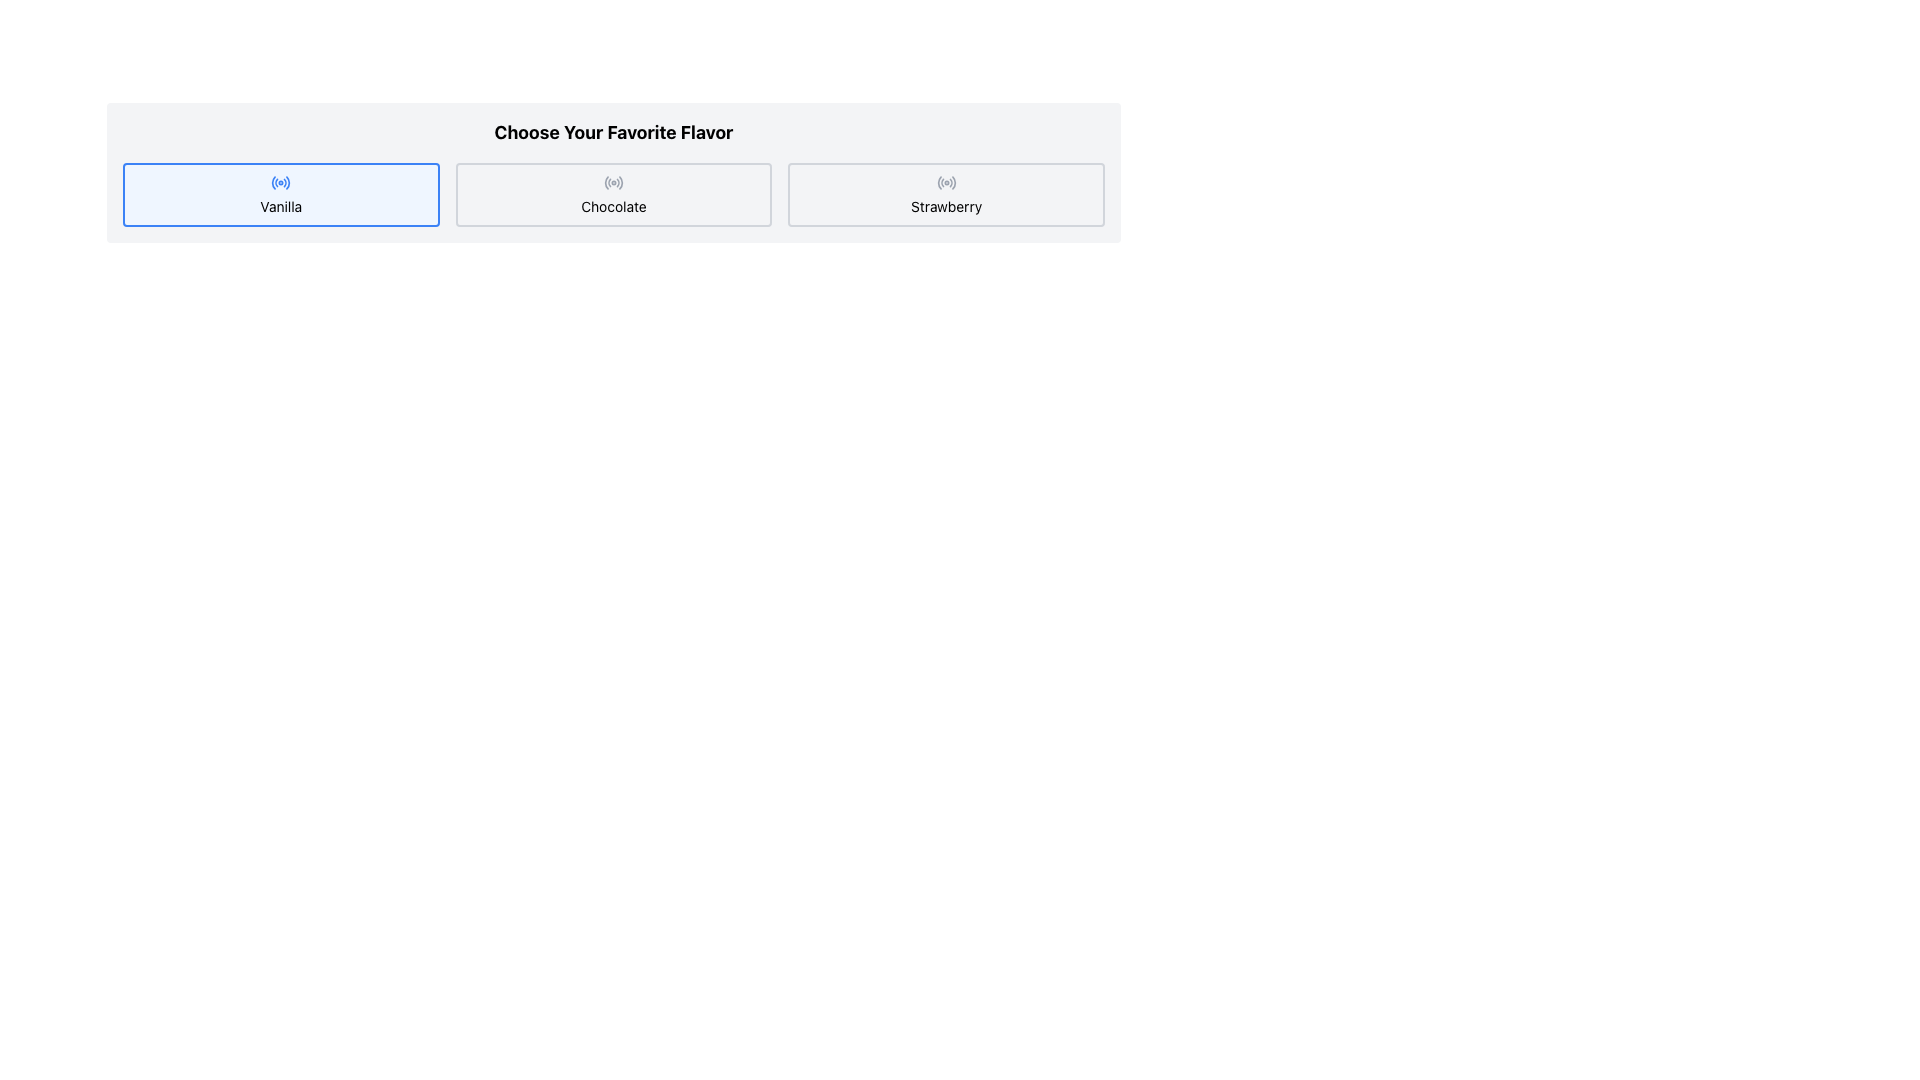 This screenshot has width=1920, height=1080. I want to click on the Chocolate button, which is positioned in the middle column of a three-column grid, so click(613, 195).